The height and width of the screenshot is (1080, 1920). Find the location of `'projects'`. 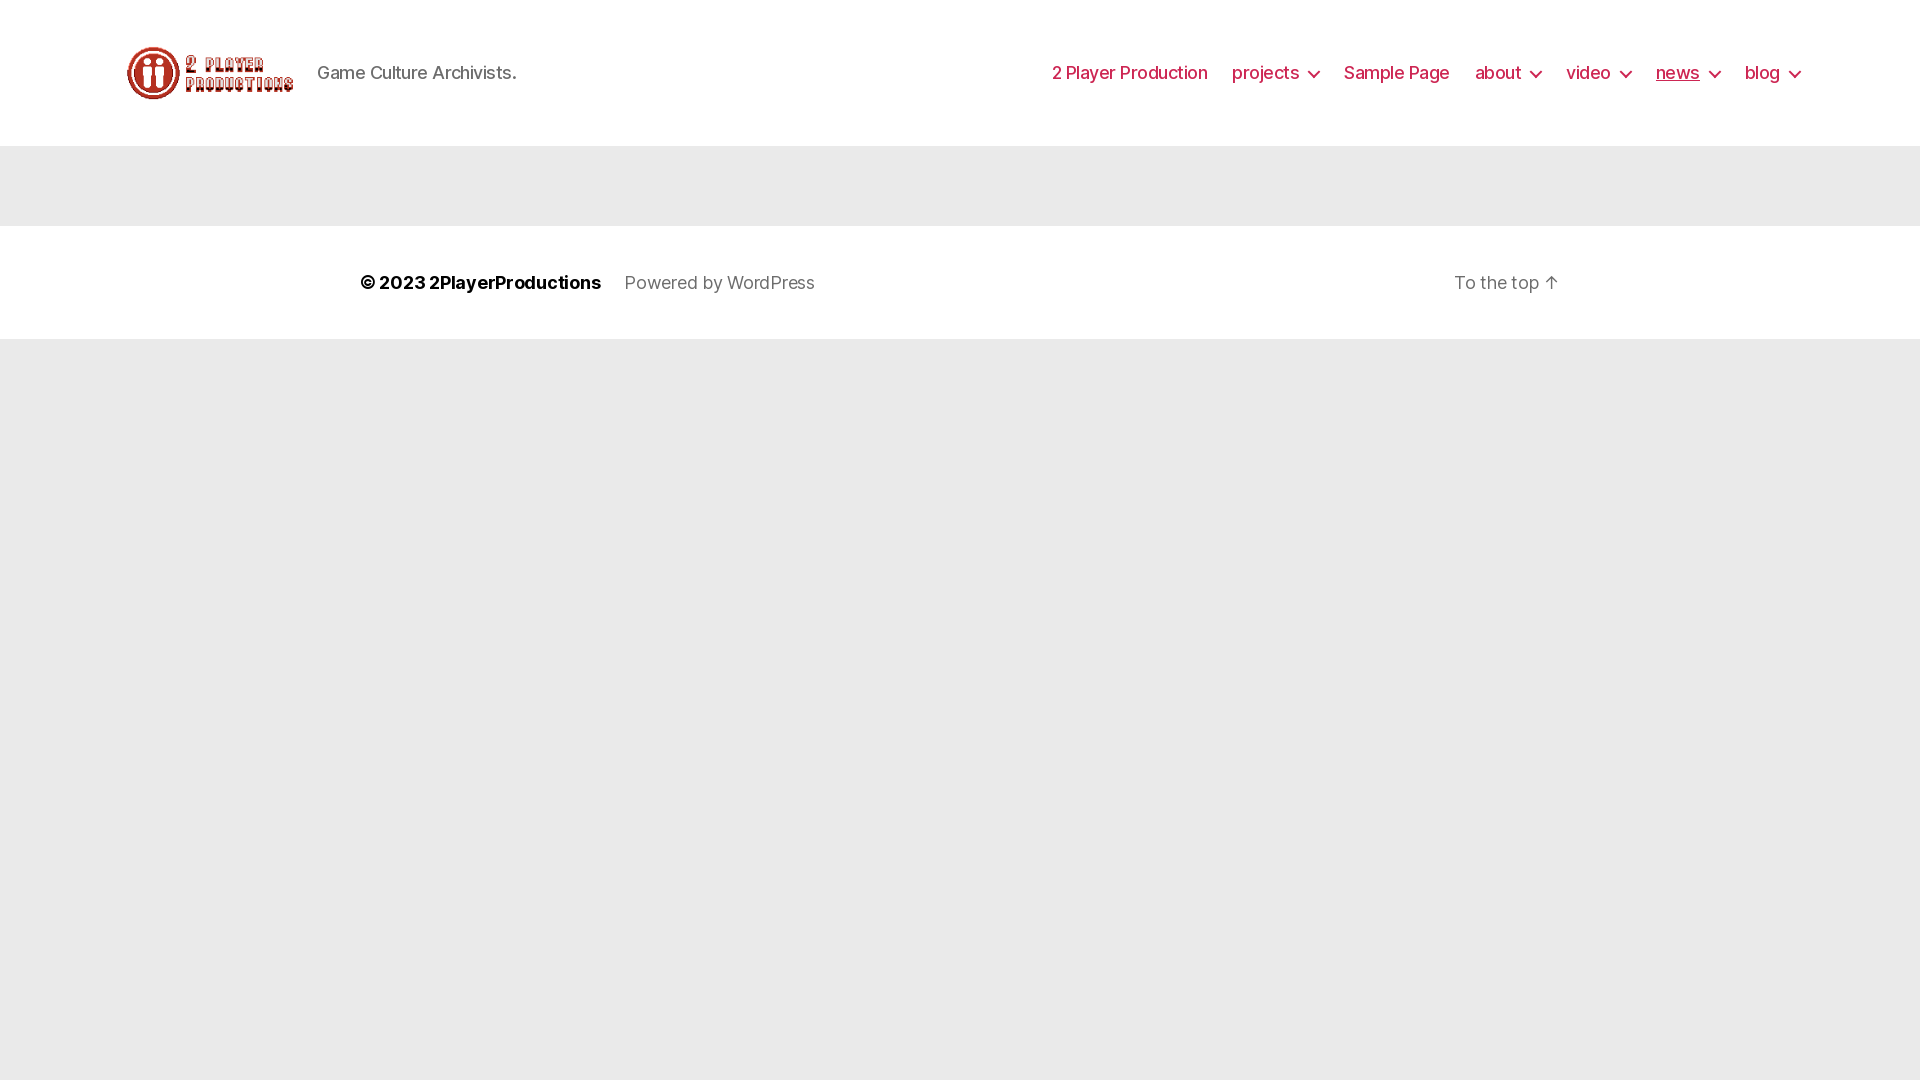

'projects' is located at coordinates (1274, 72).